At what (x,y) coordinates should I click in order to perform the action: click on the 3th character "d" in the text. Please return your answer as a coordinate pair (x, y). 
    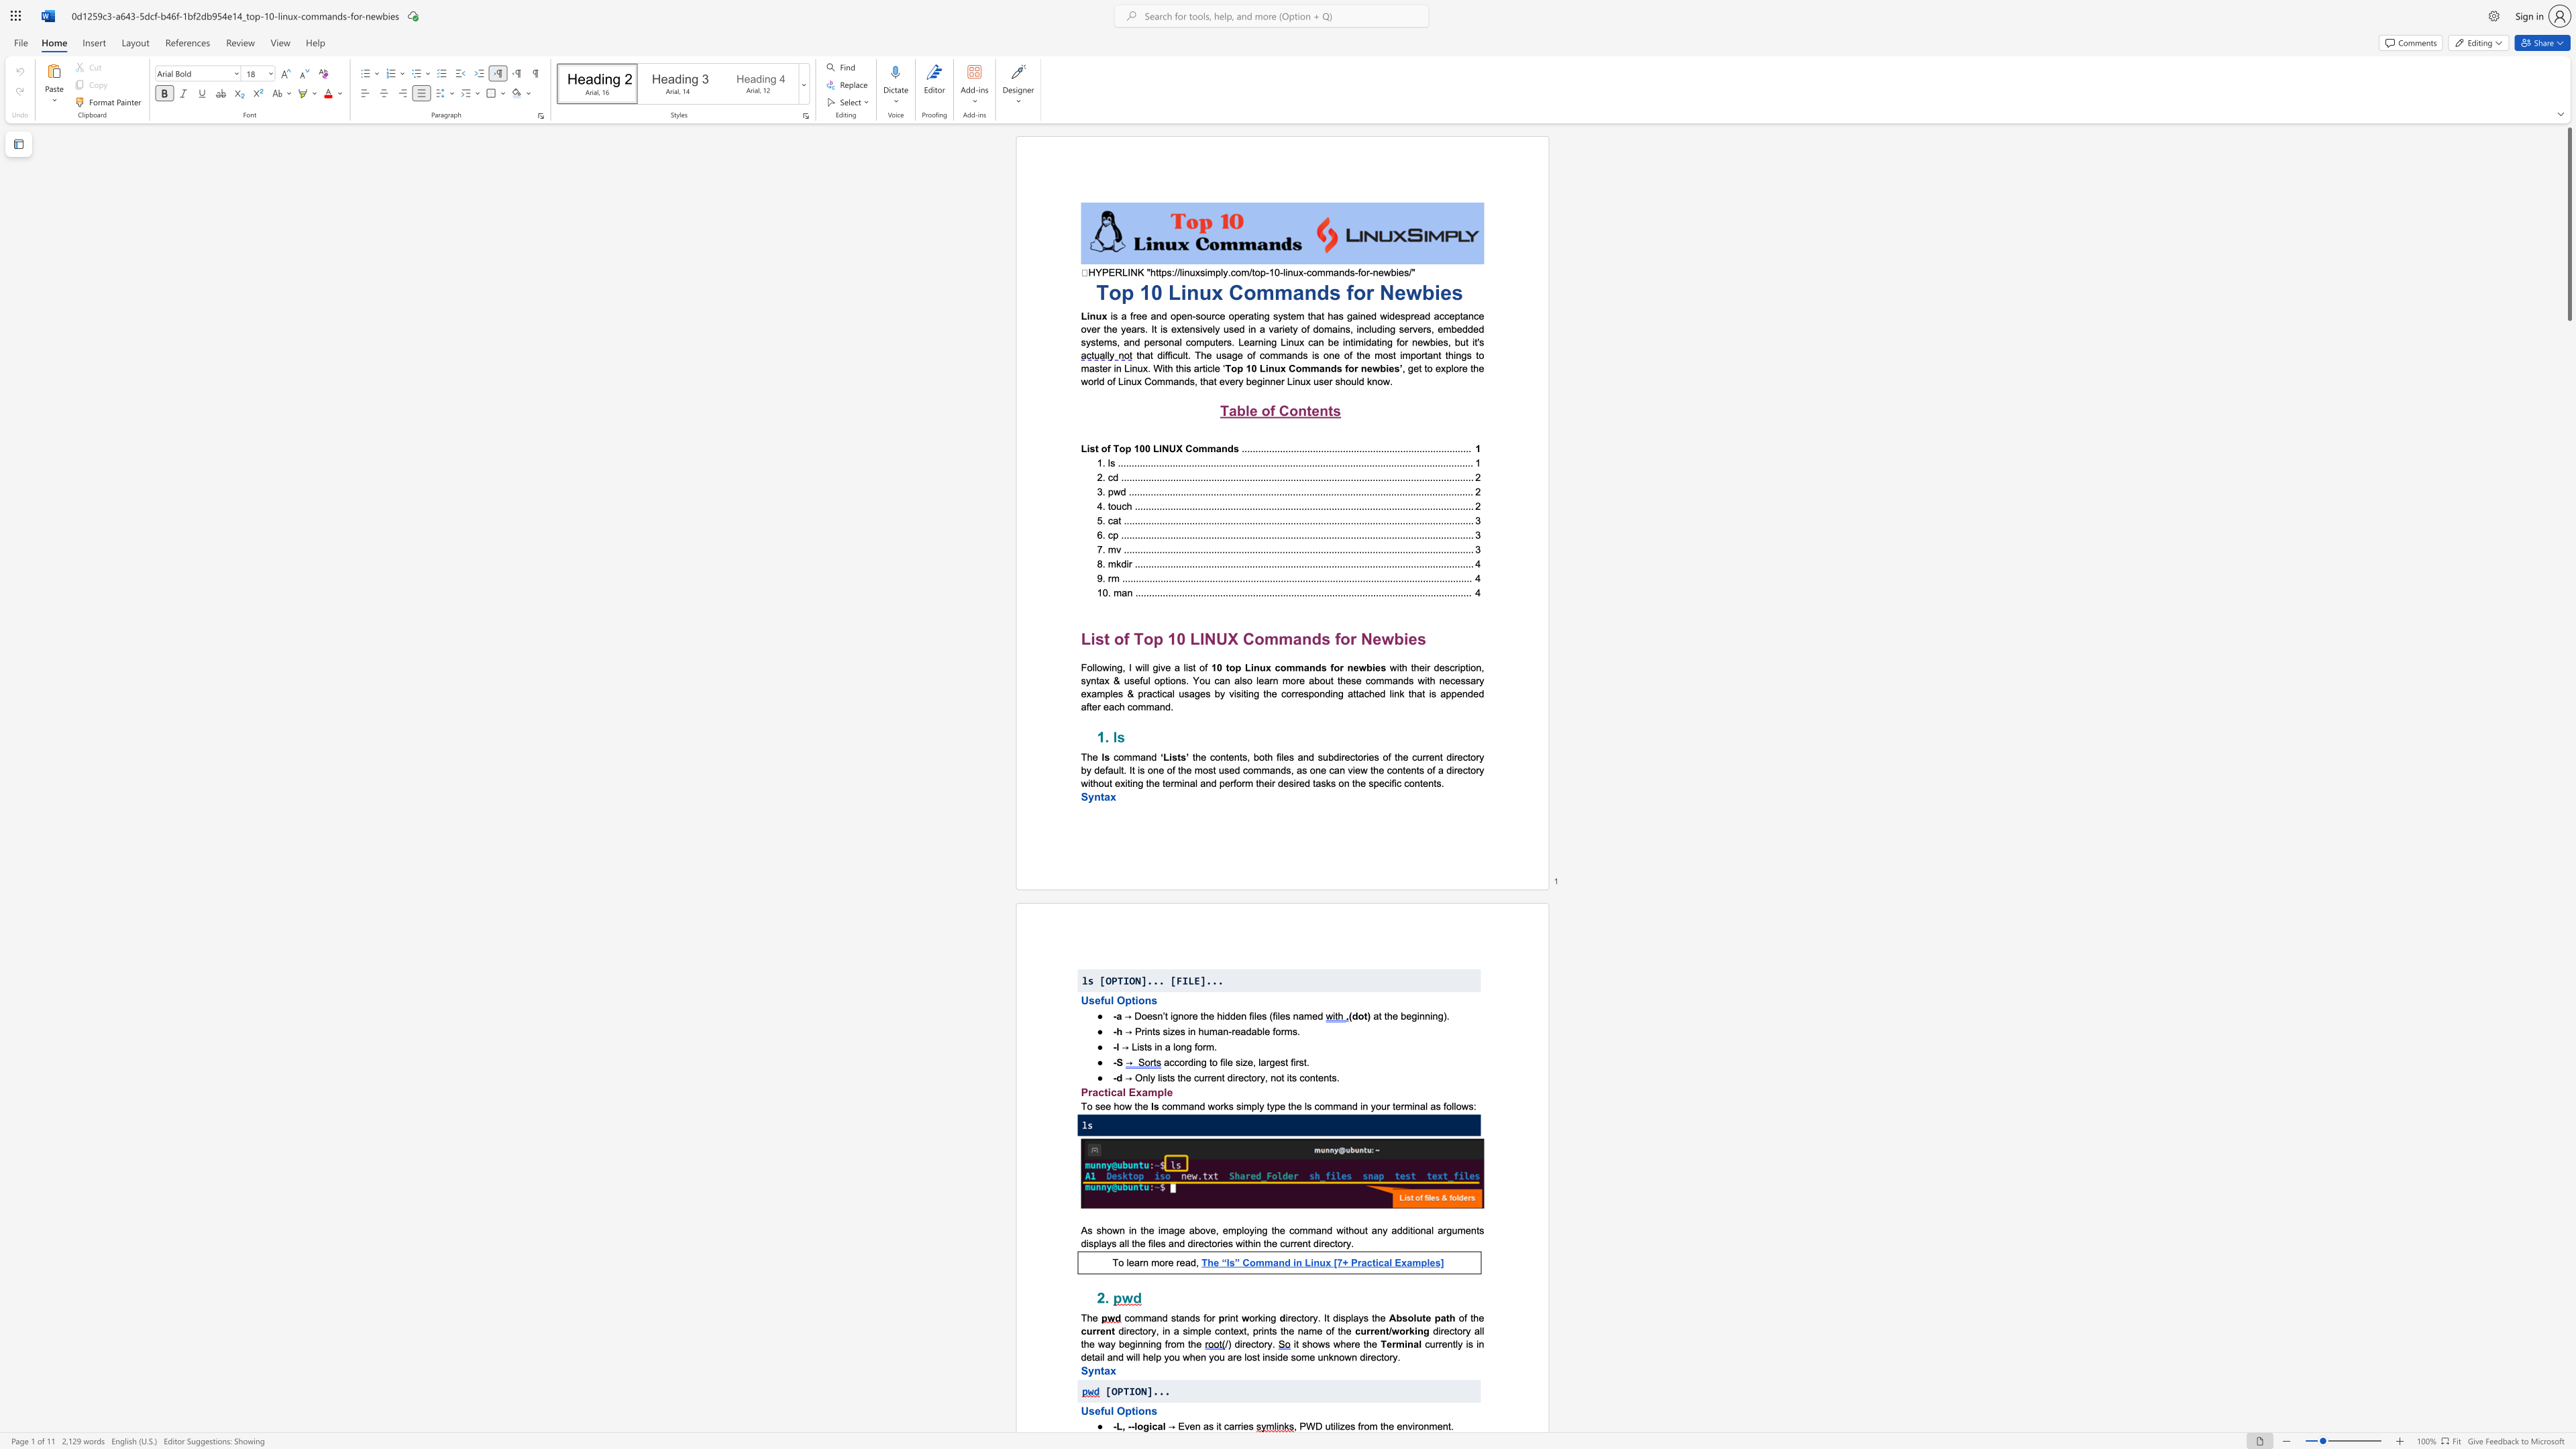
    Looking at the image, I should click on (1320, 1014).